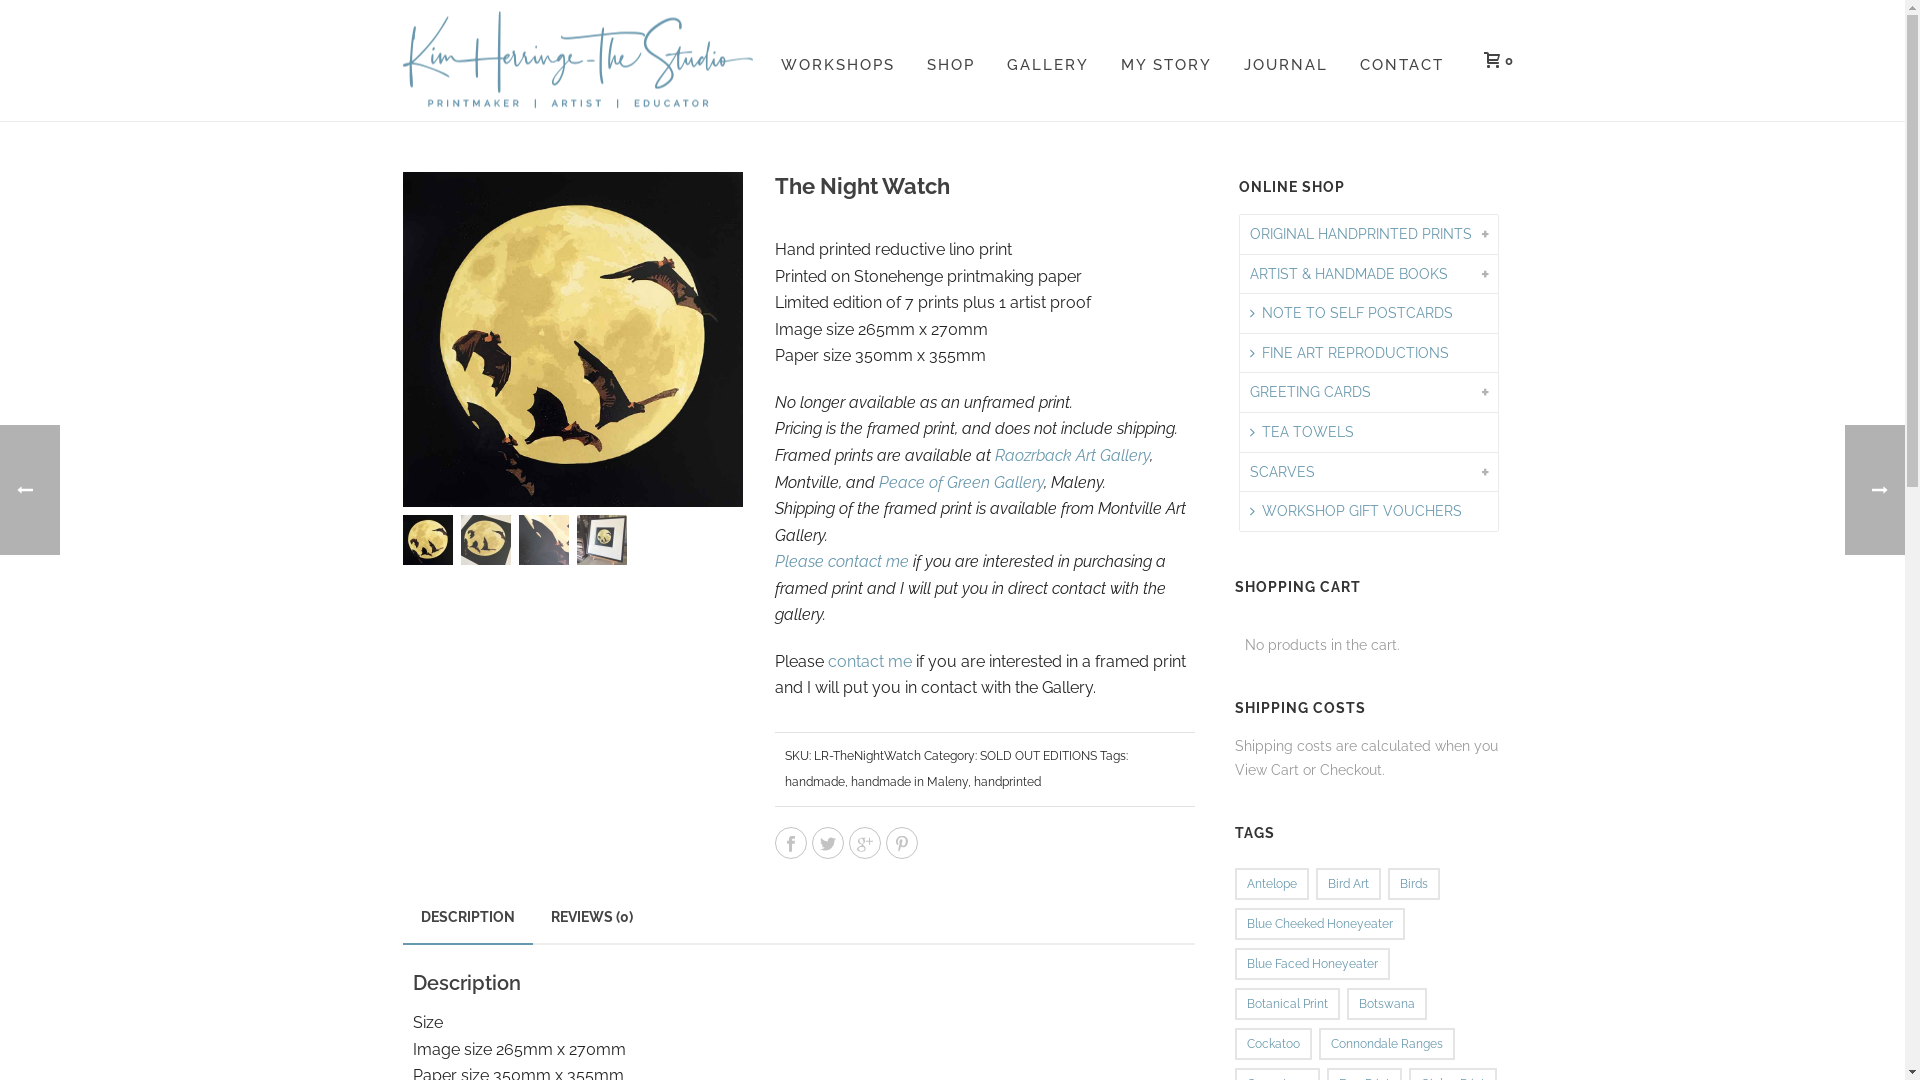 The image size is (1920, 1080). Describe the element at coordinates (1071, 455) in the screenshot. I see `'Raozrback Art Gallery'` at that location.